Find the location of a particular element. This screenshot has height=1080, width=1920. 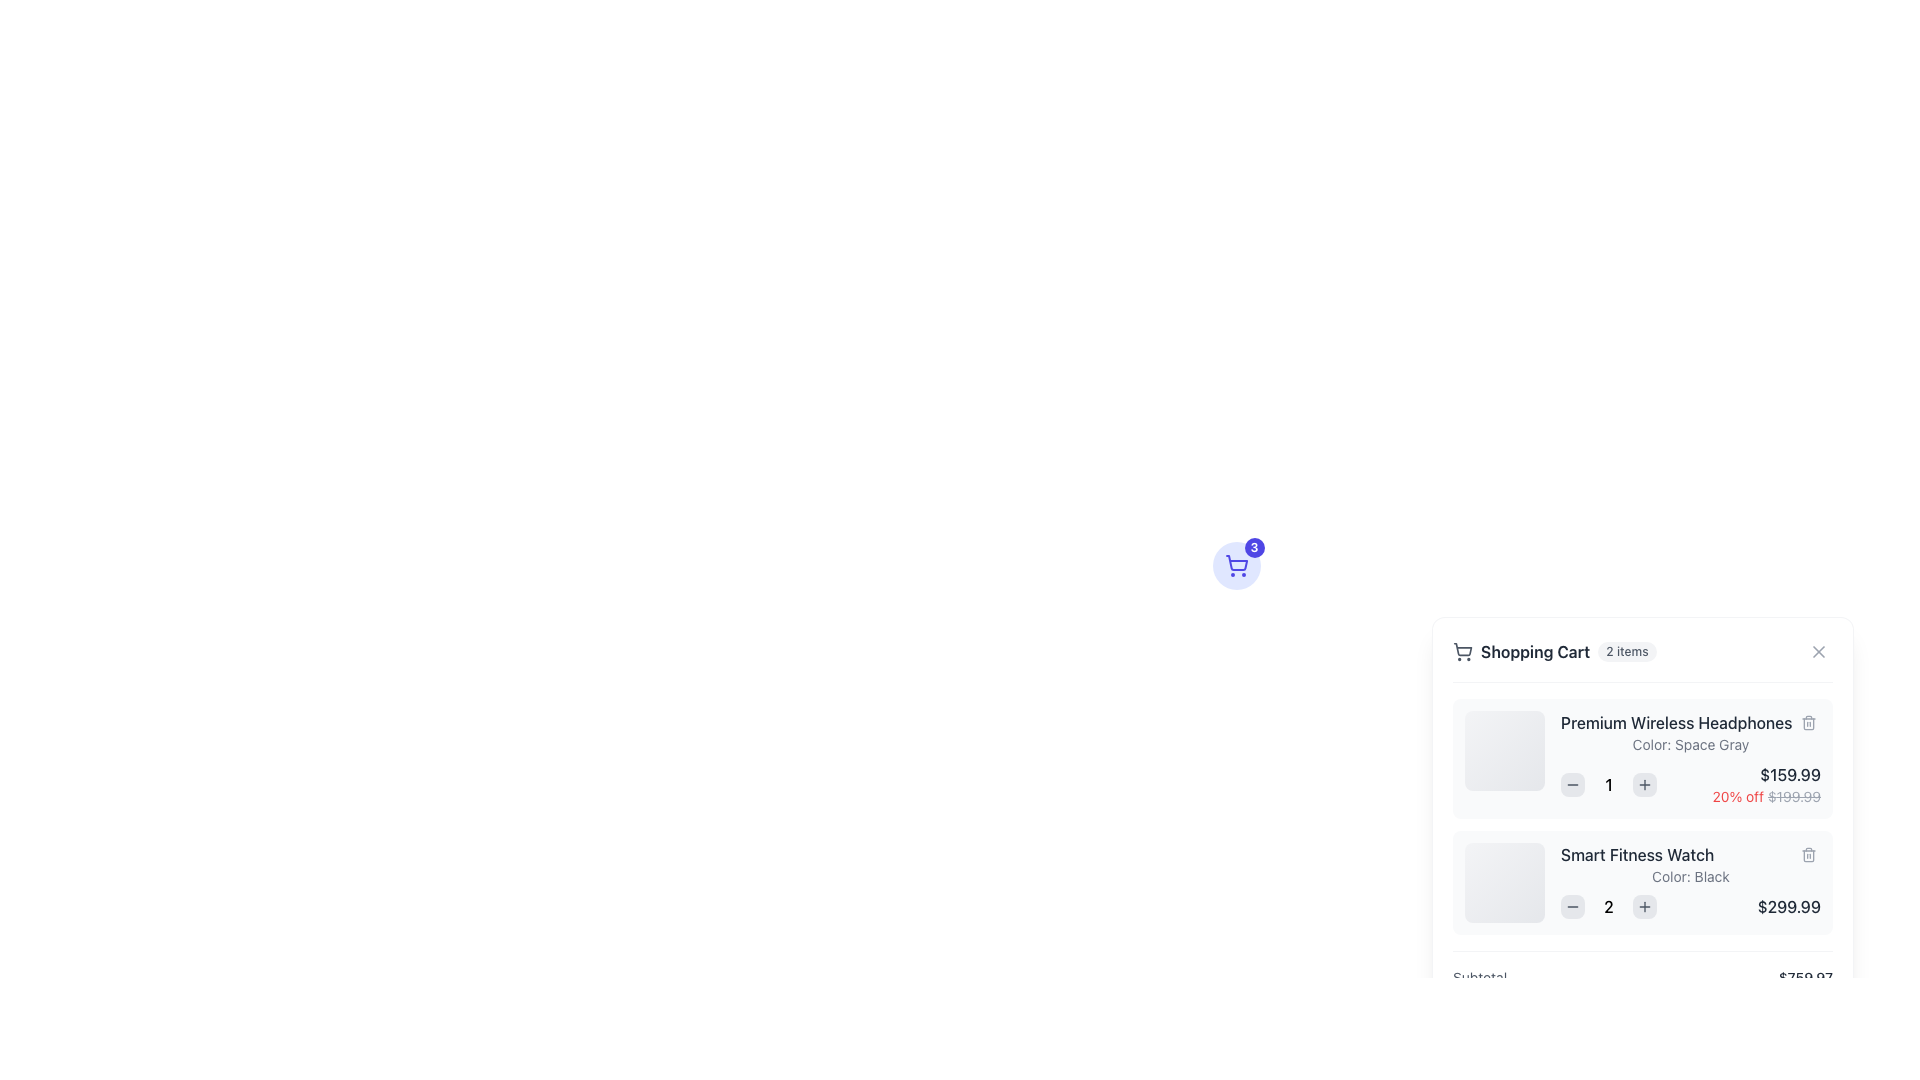

the visual line element that is part of the trash bin icon representing a delete action, located in the shopping cart interface next to 'Premium Wireless Headphones' is located at coordinates (1809, 855).